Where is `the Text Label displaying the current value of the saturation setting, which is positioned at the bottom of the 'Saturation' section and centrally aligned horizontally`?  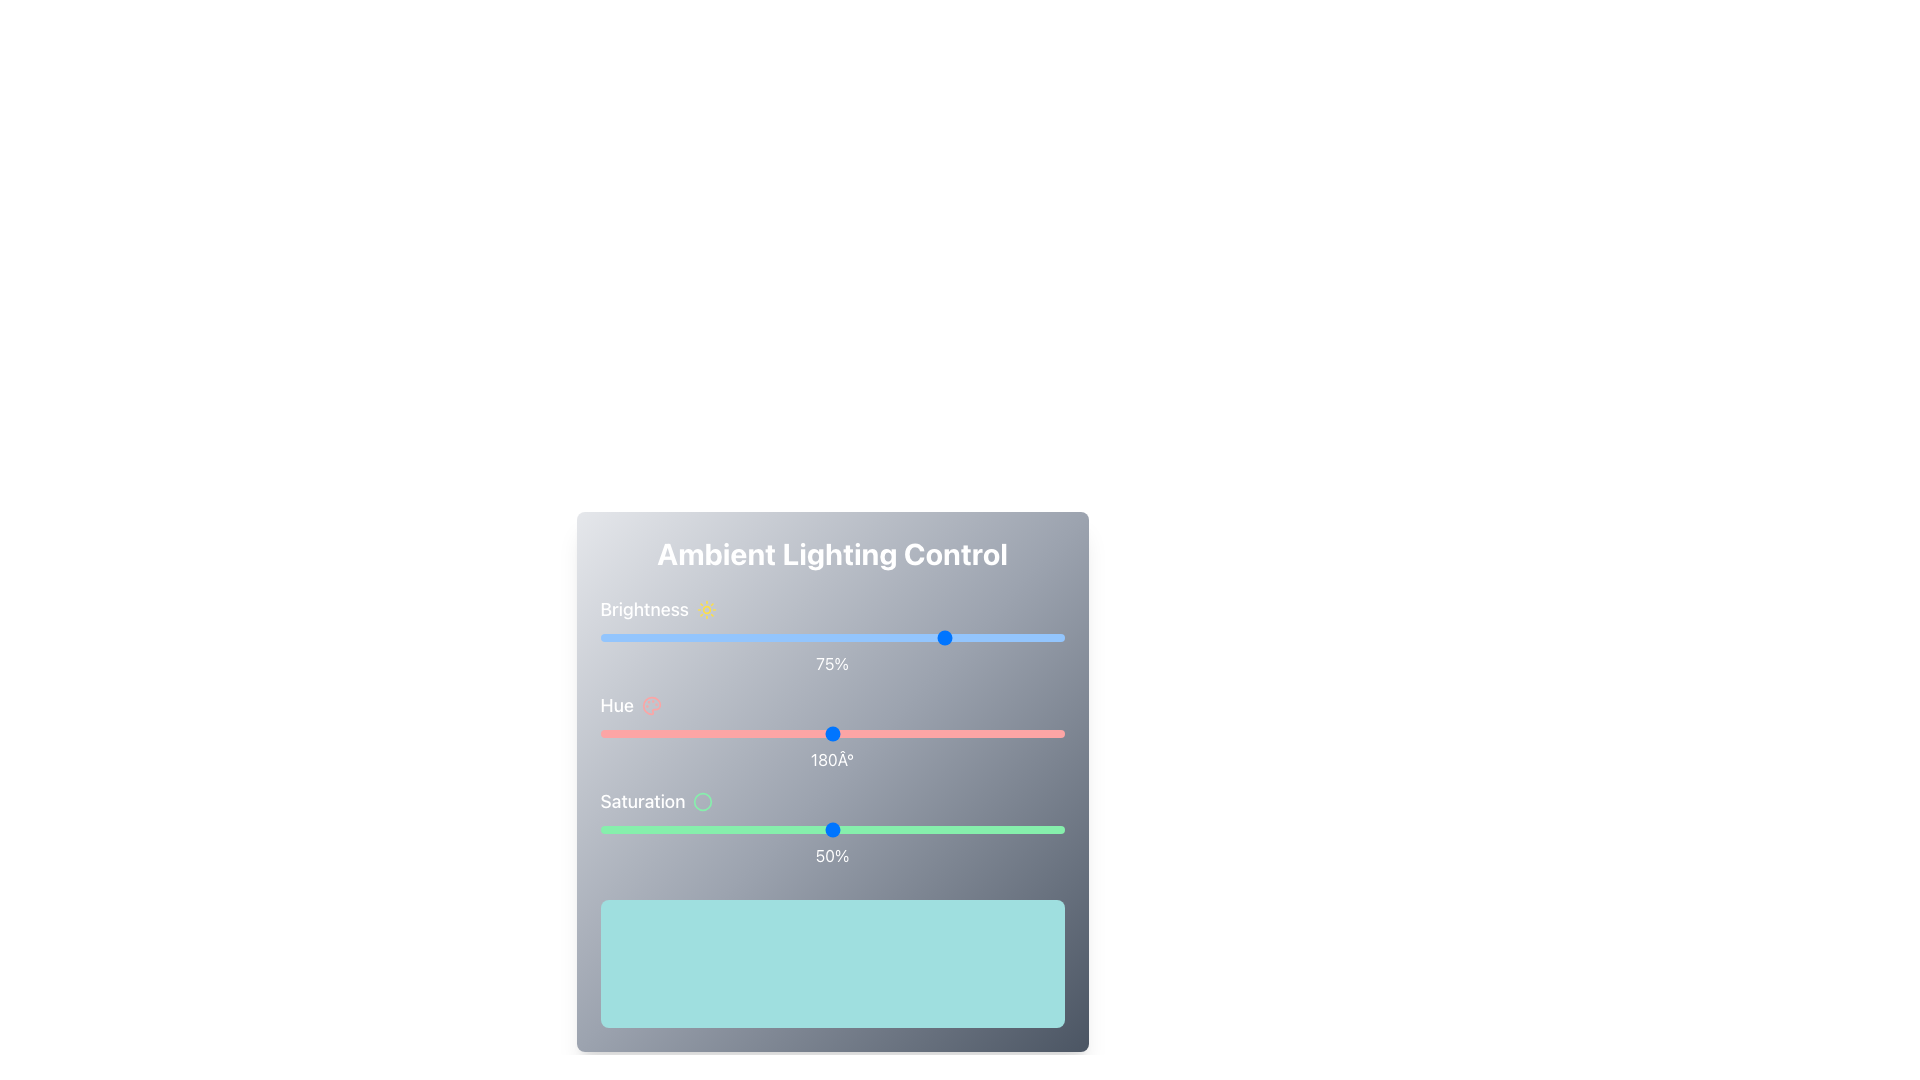
the Text Label displaying the current value of the saturation setting, which is positioned at the bottom of the 'Saturation' section and centrally aligned horizontally is located at coordinates (832, 855).